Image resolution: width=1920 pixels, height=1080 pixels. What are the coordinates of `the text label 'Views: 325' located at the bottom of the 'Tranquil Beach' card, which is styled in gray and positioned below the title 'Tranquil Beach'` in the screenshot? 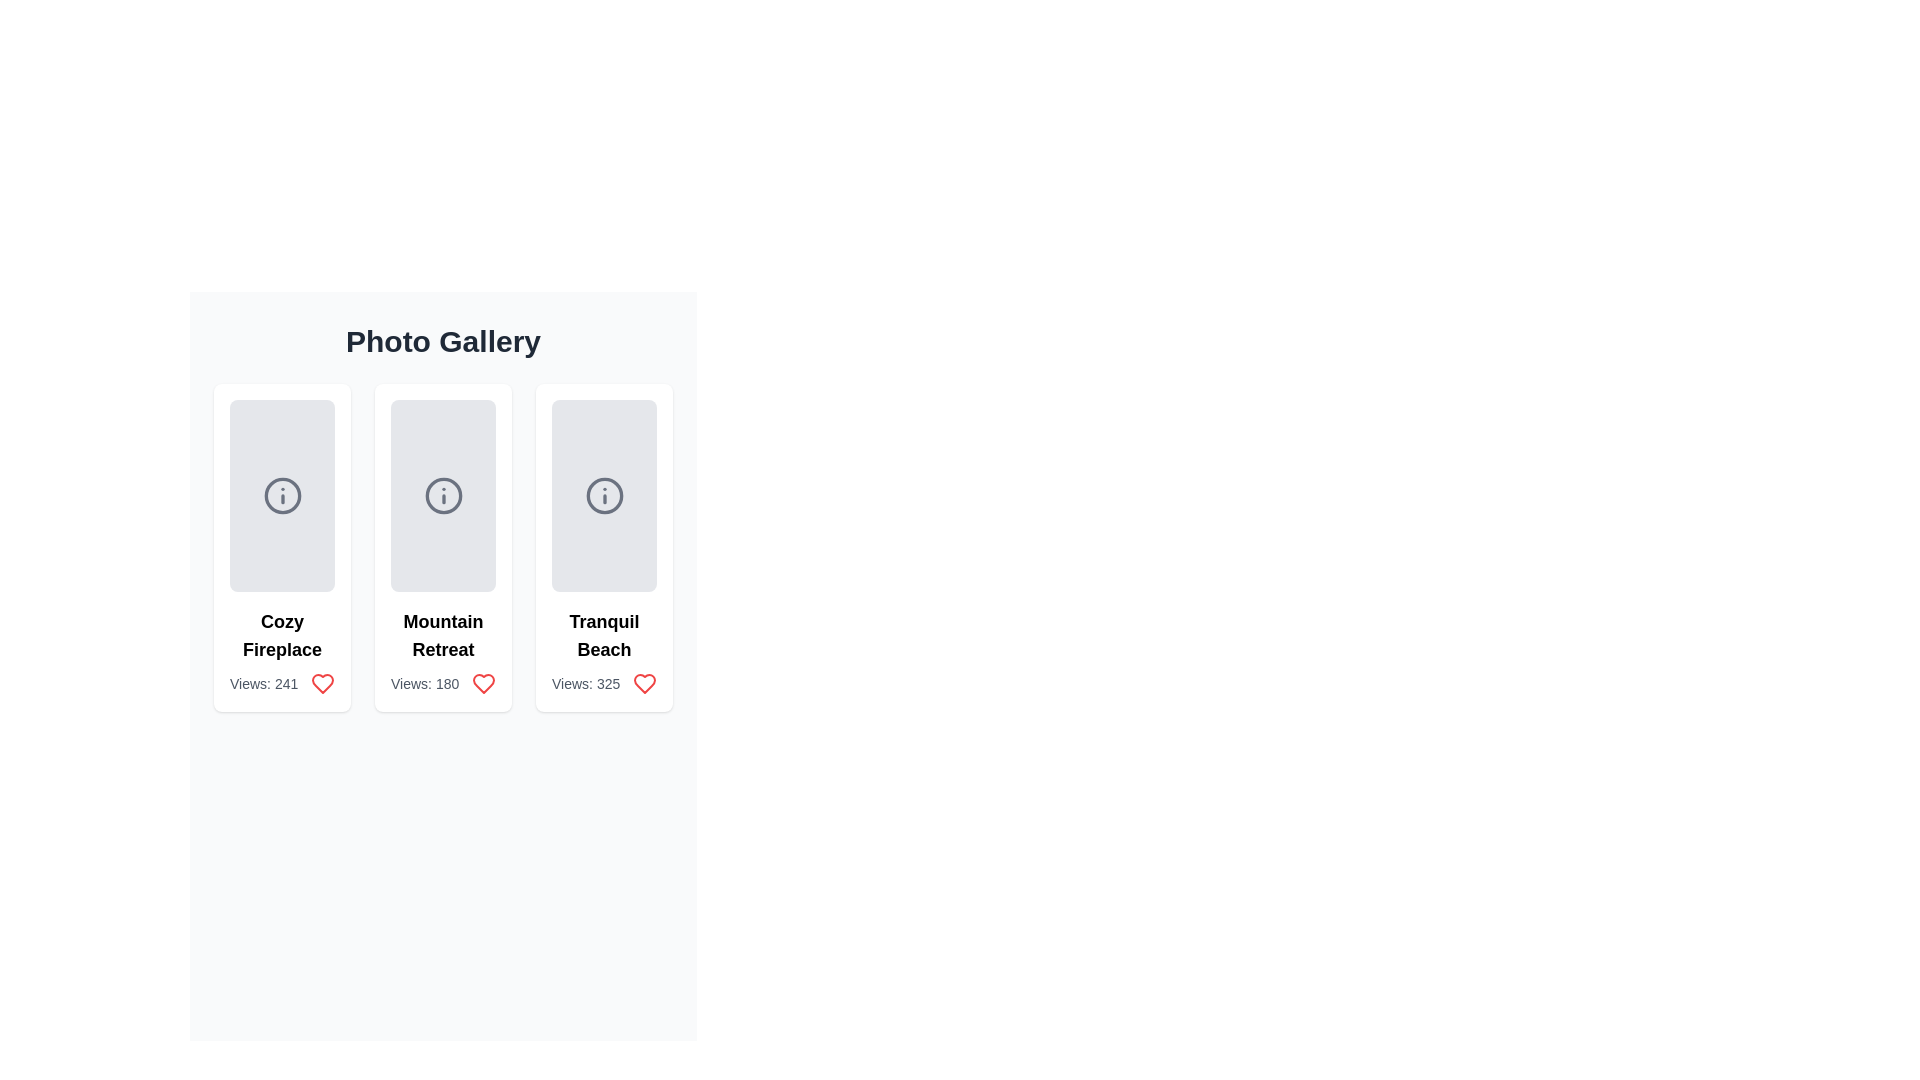 It's located at (603, 682).